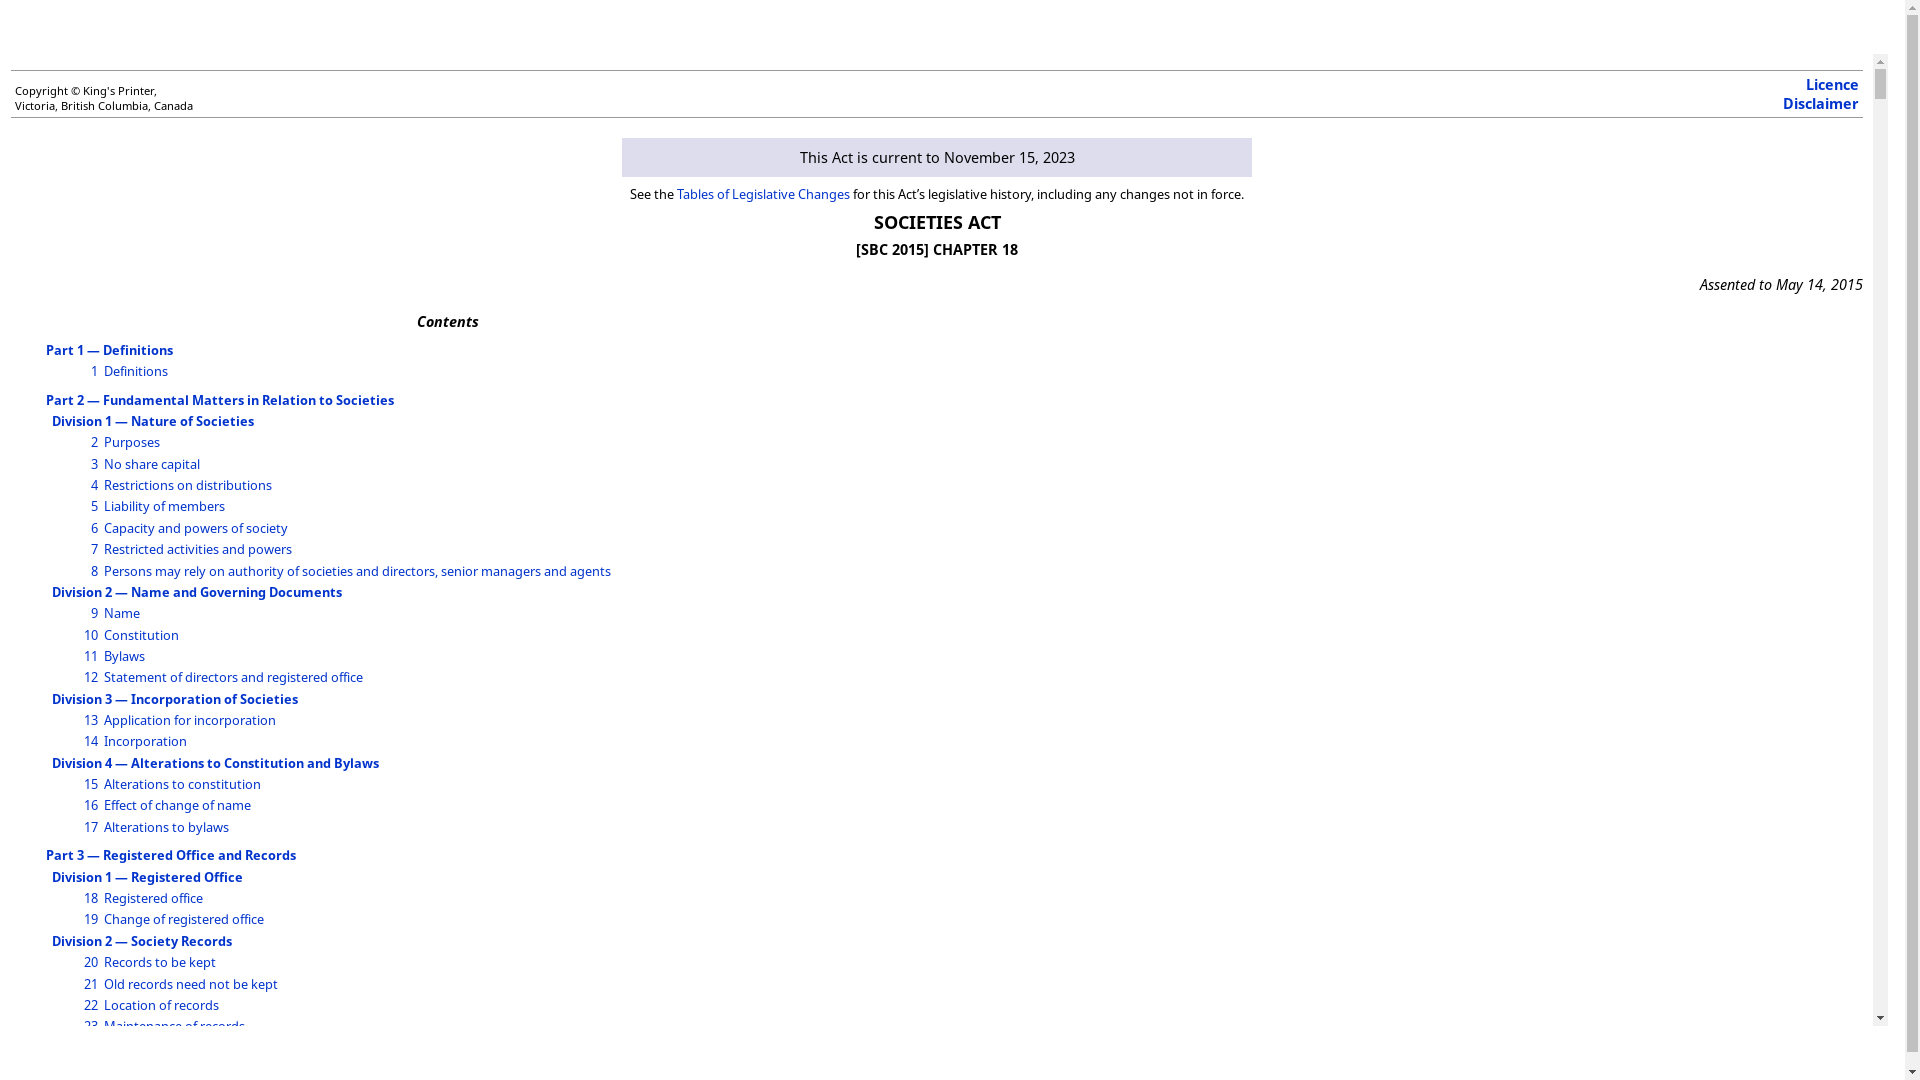 This screenshot has height=1080, width=1920. I want to click on '17', so click(90, 826).